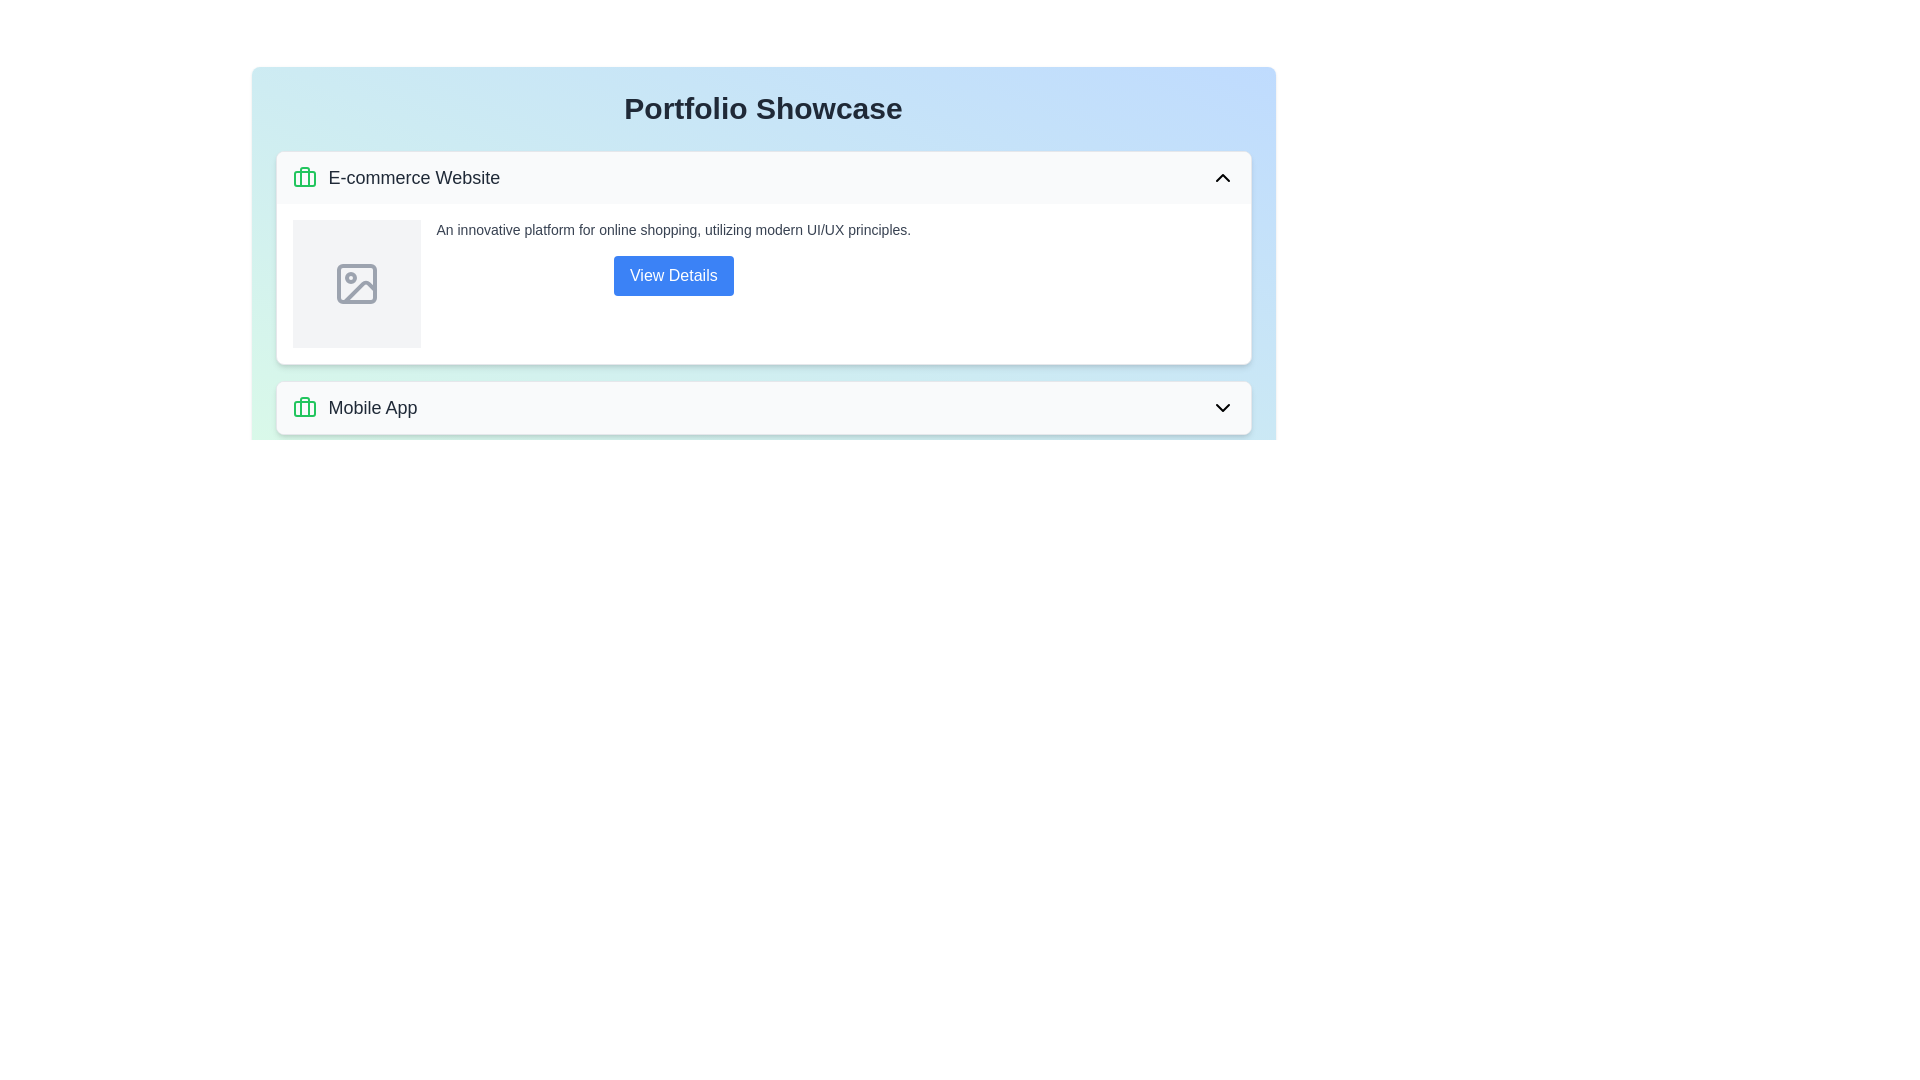 The image size is (1920, 1080). What do you see at coordinates (1221, 407) in the screenshot?
I see `the navigation icon at the far right end of the 'Mobile App' section header` at bounding box center [1221, 407].